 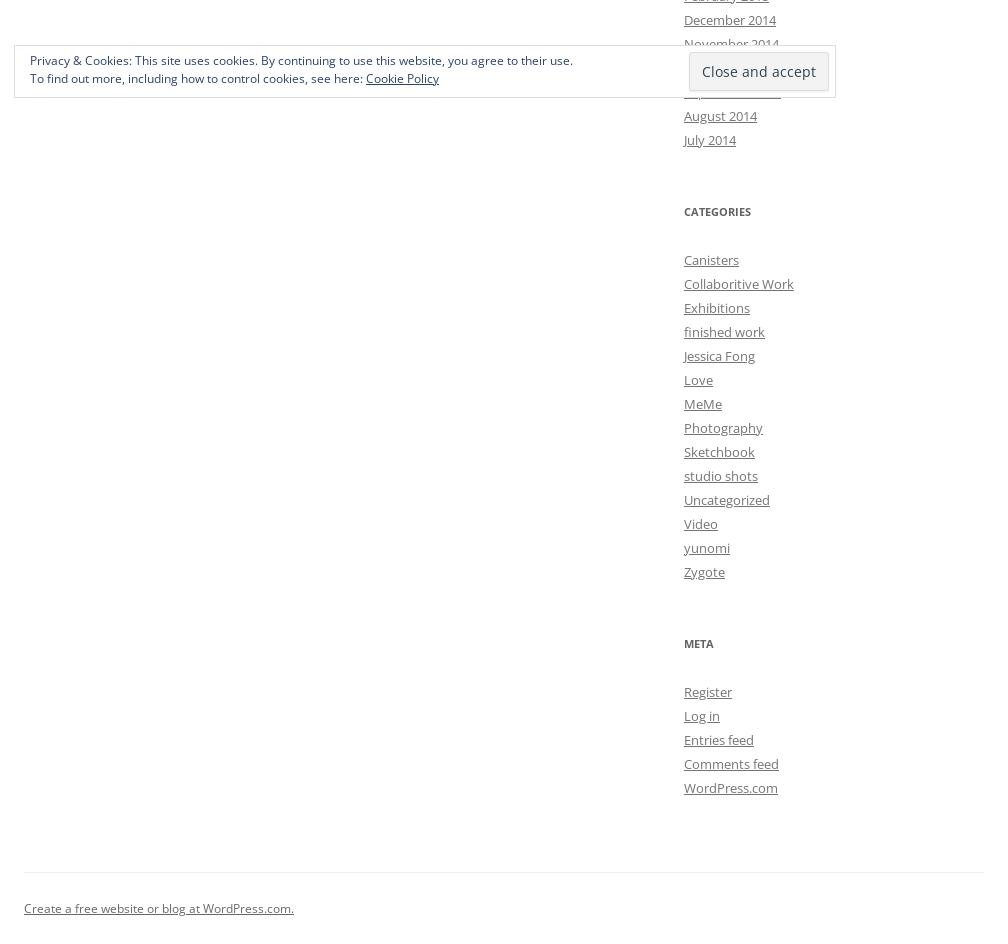 What do you see at coordinates (684, 714) in the screenshot?
I see `'Log in'` at bounding box center [684, 714].